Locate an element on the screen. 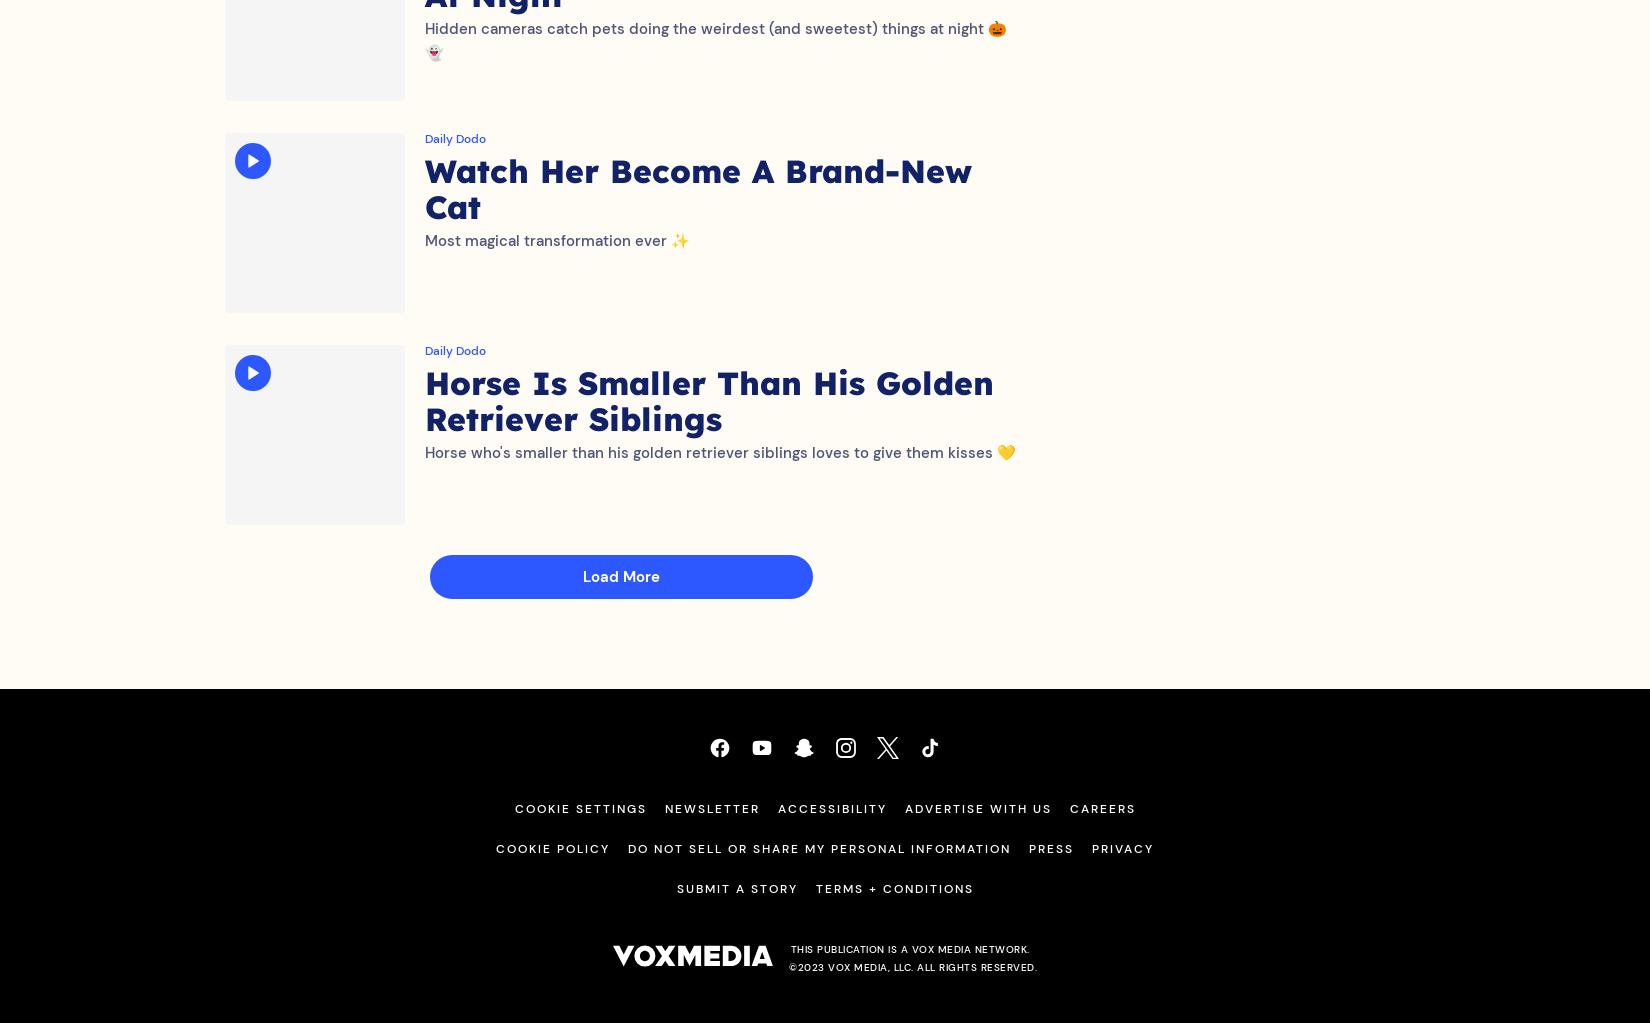 The height and width of the screenshot is (1023, 1650). 'Do Not Sell or Share My Personal Information' is located at coordinates (818, 869).